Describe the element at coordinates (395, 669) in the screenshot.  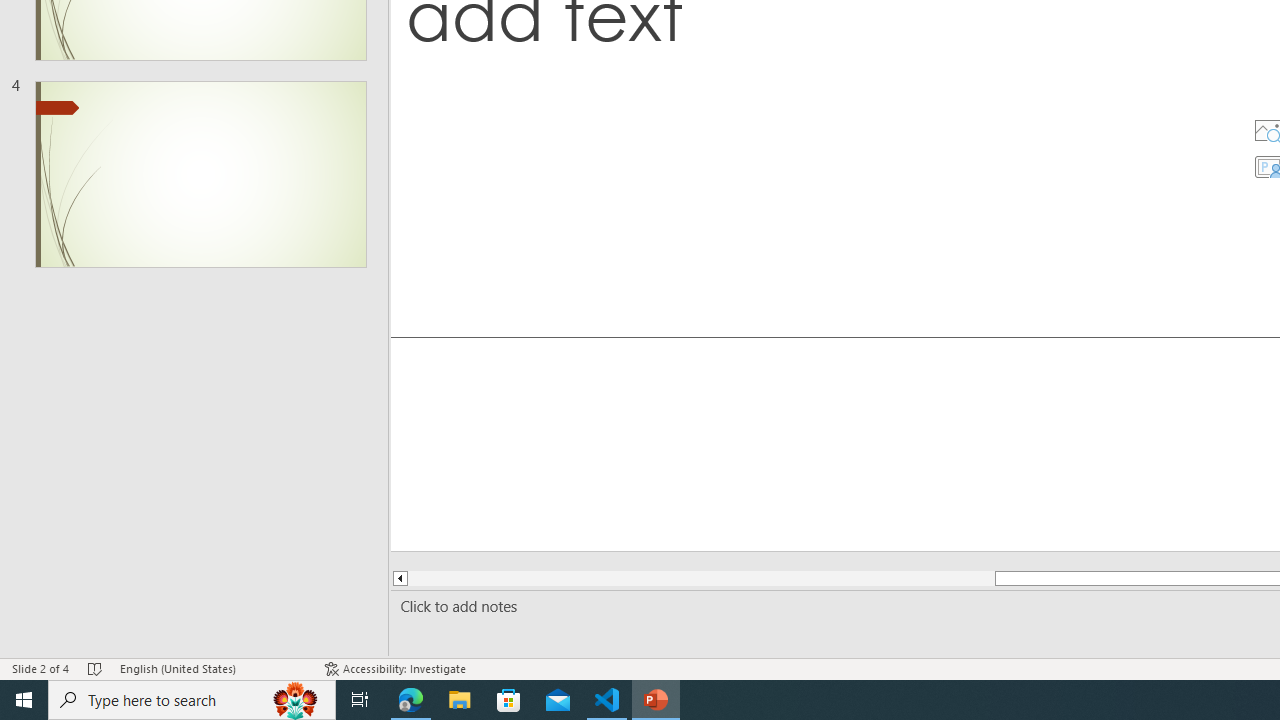
I see `'Accessibility Checker Accessibility: Investigate'` at that location.